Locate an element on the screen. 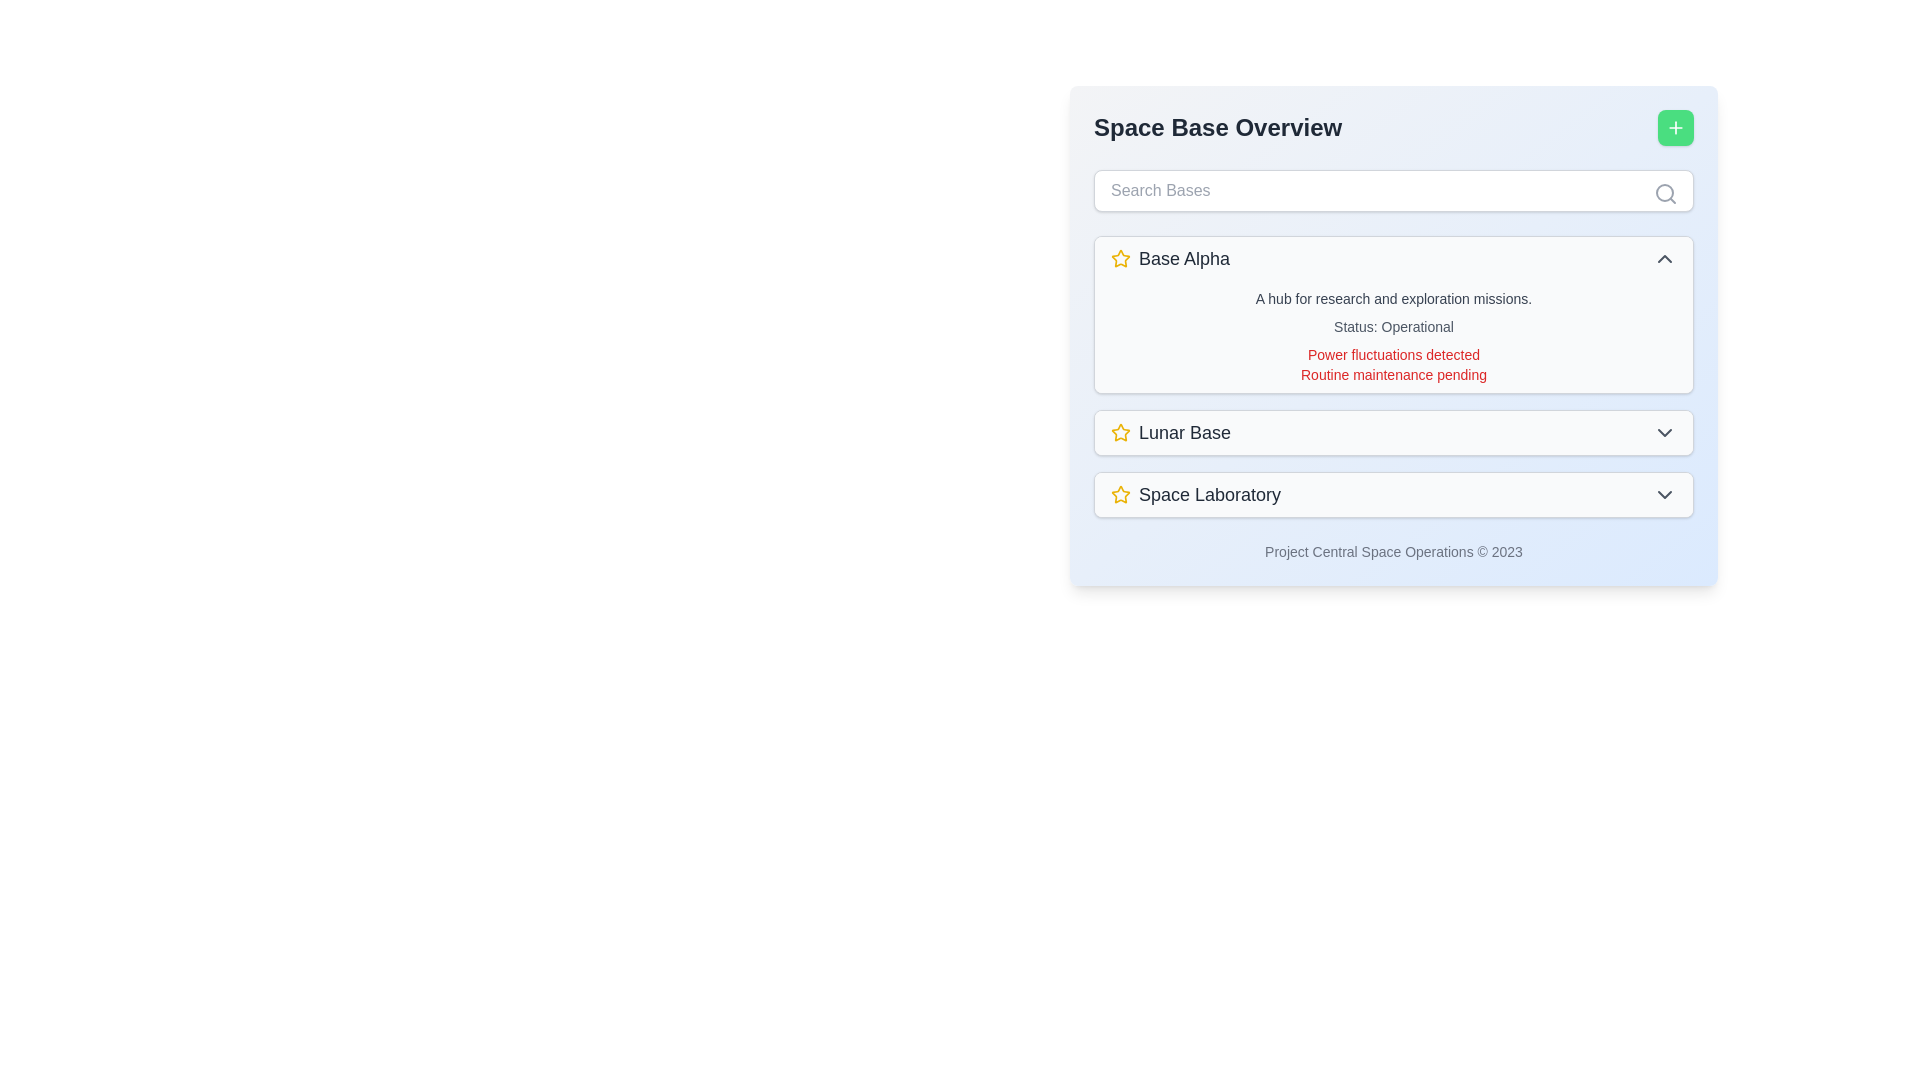 This screenshot has height=1080, width=1920. the text label reading 'Lunar Base' that is styled with a medium font weight and larger text size, located within the dropdown button section of the 'Space Base Overview' menu, positioned above the dropdown indicator is located at coordinates (1185, 431).